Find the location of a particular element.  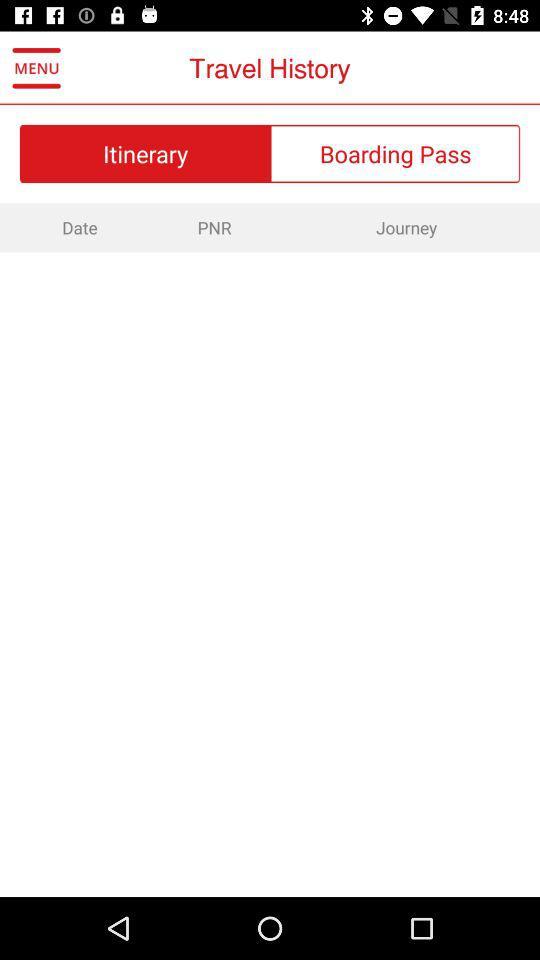

journey icon is located at coordinates (405, 227).